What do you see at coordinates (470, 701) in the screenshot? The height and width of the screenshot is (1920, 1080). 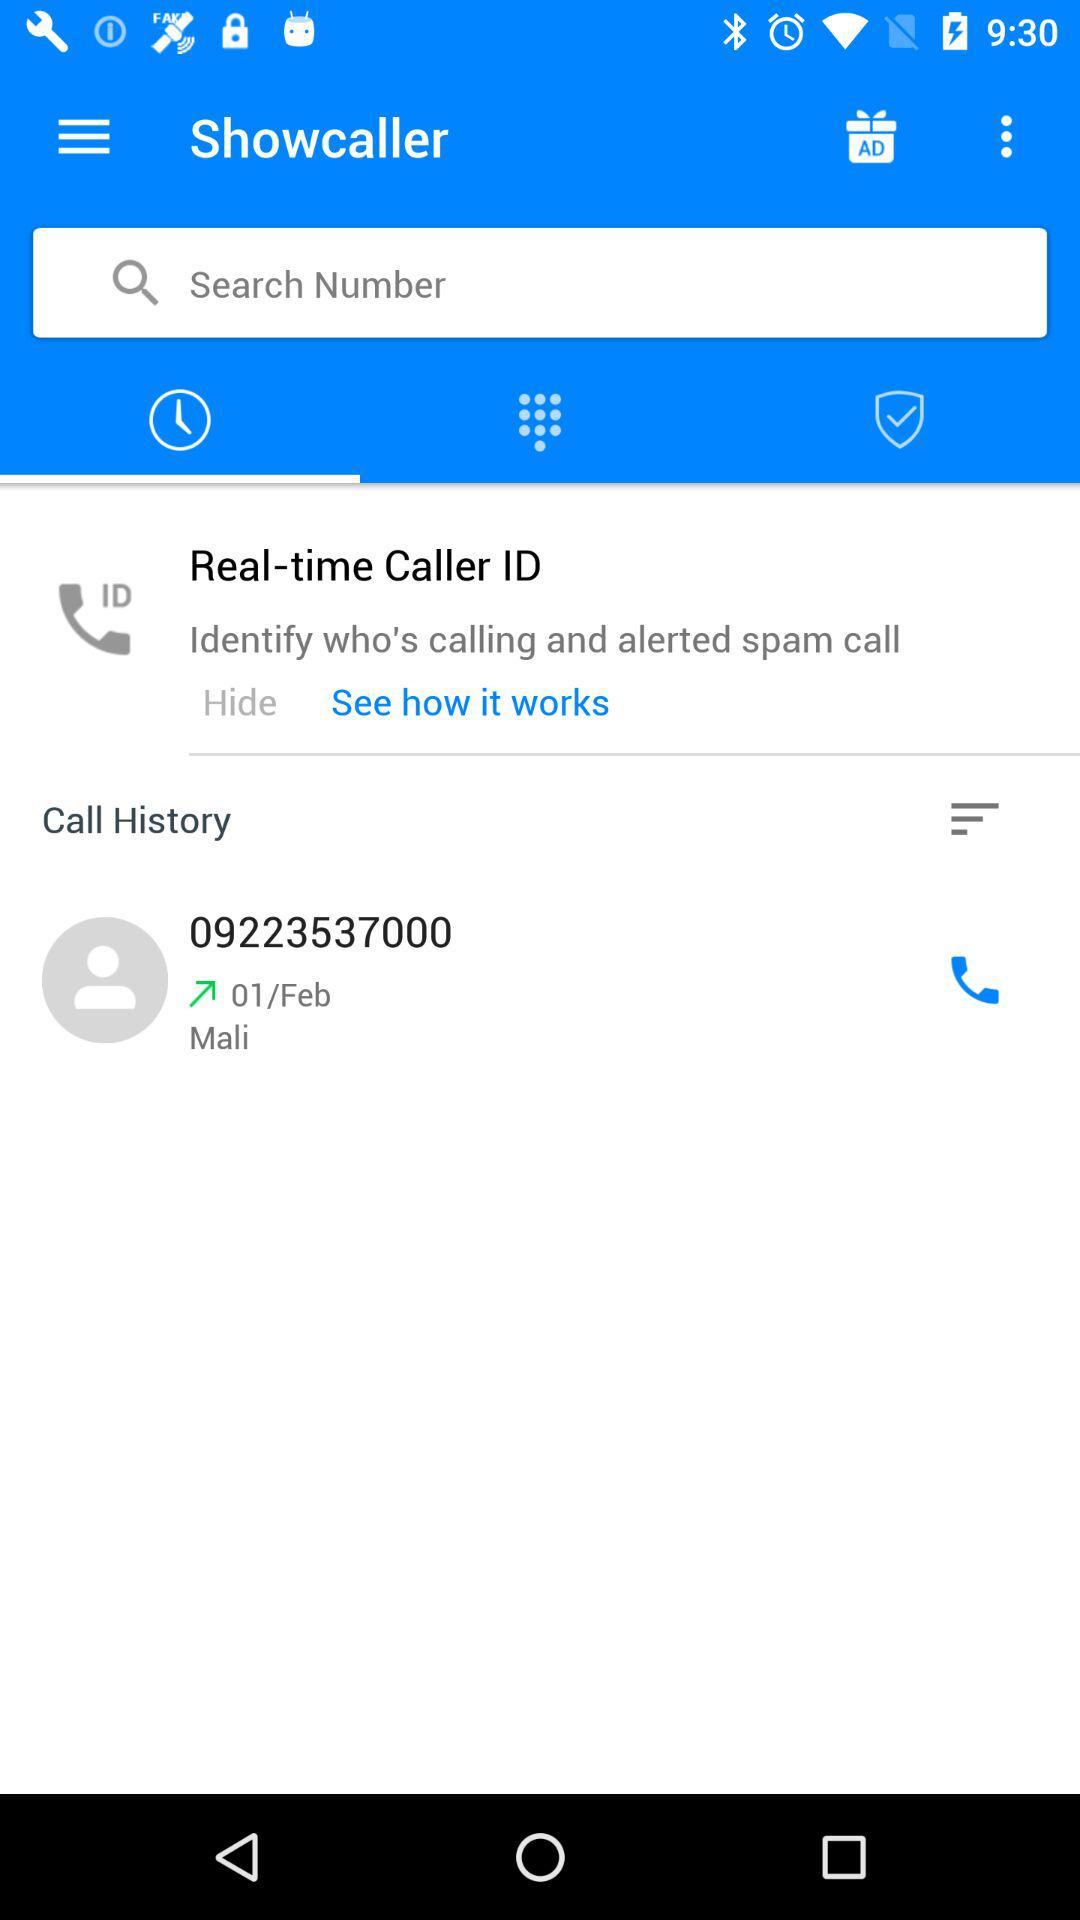 I see `the text right of hide` at bounding box center [470, 701].